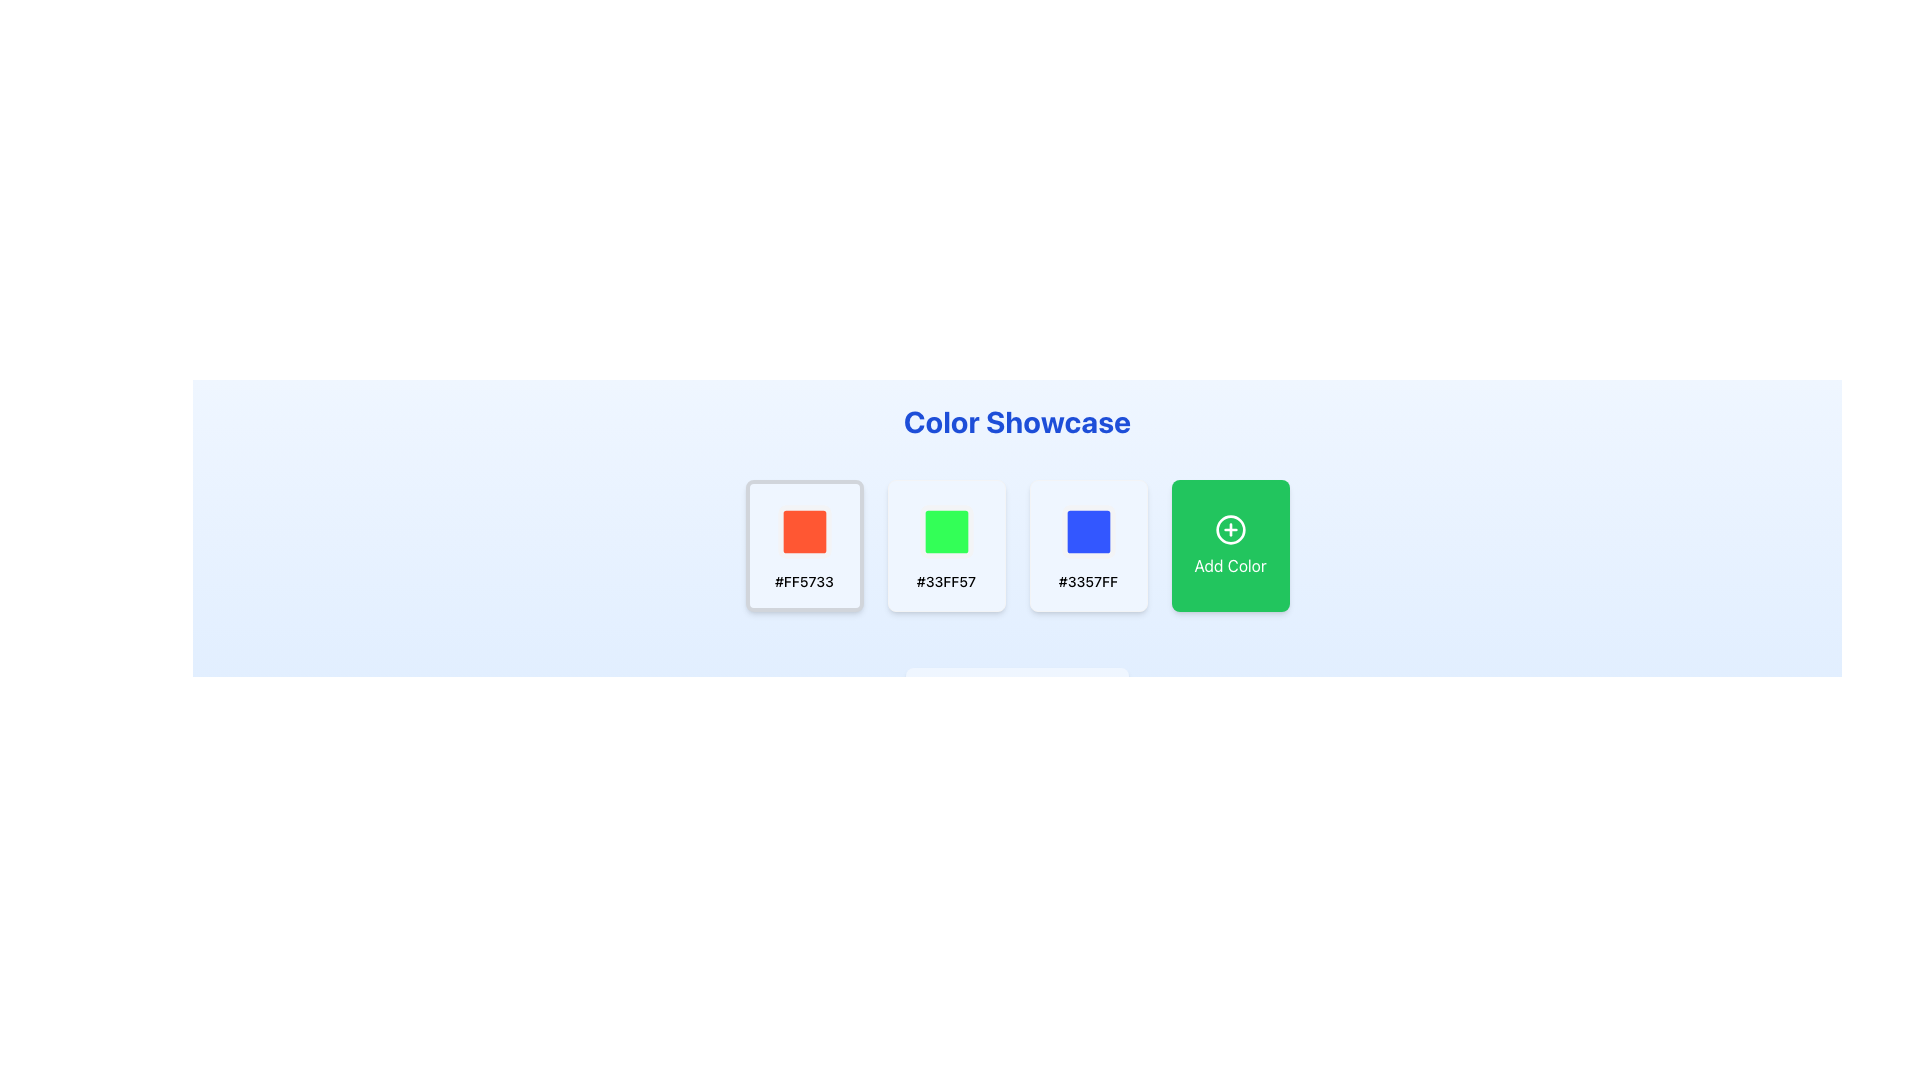 Image resolution: width=1920 pixels, height=1080 pixels. Describe the element at coordinates (804, 531) in the screenshot. I see `the small rectangle with rounded corners, which is the first color tile in the 'Color Showcase' section, colored #FF5733` at that location.